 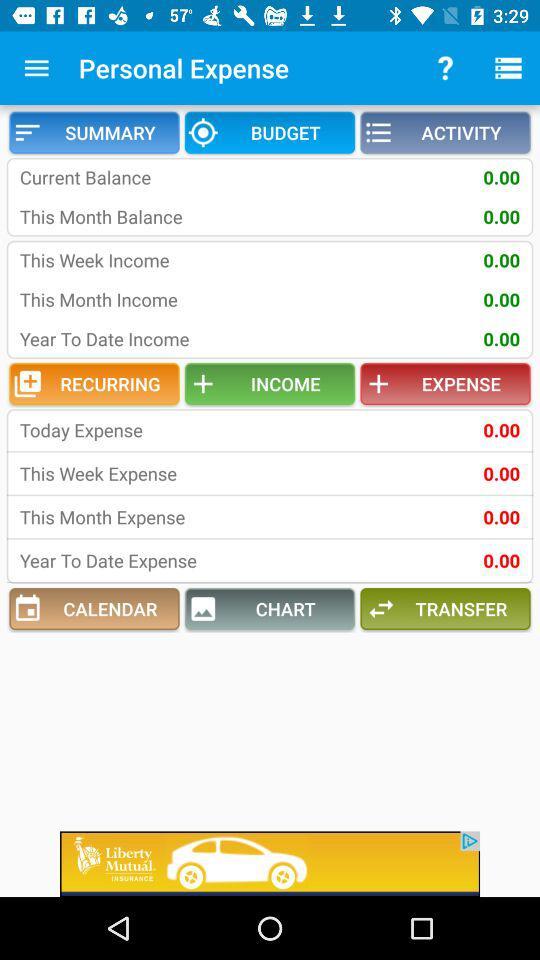 What do you see at coordinates (93, 383) in the screenshot?
I see `icon above today expense item` at bounding box center [93, 383].